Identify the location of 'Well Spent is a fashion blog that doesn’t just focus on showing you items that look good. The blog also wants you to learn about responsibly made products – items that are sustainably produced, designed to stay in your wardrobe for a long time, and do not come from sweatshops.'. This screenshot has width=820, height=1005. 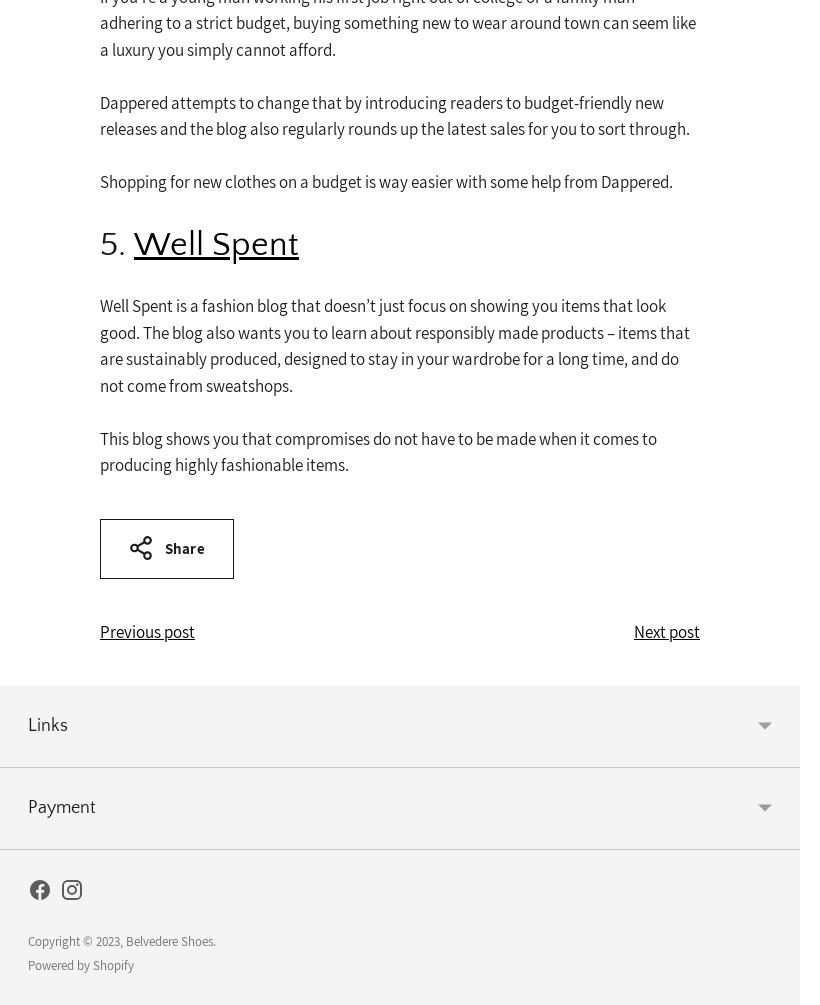
(394, 345).